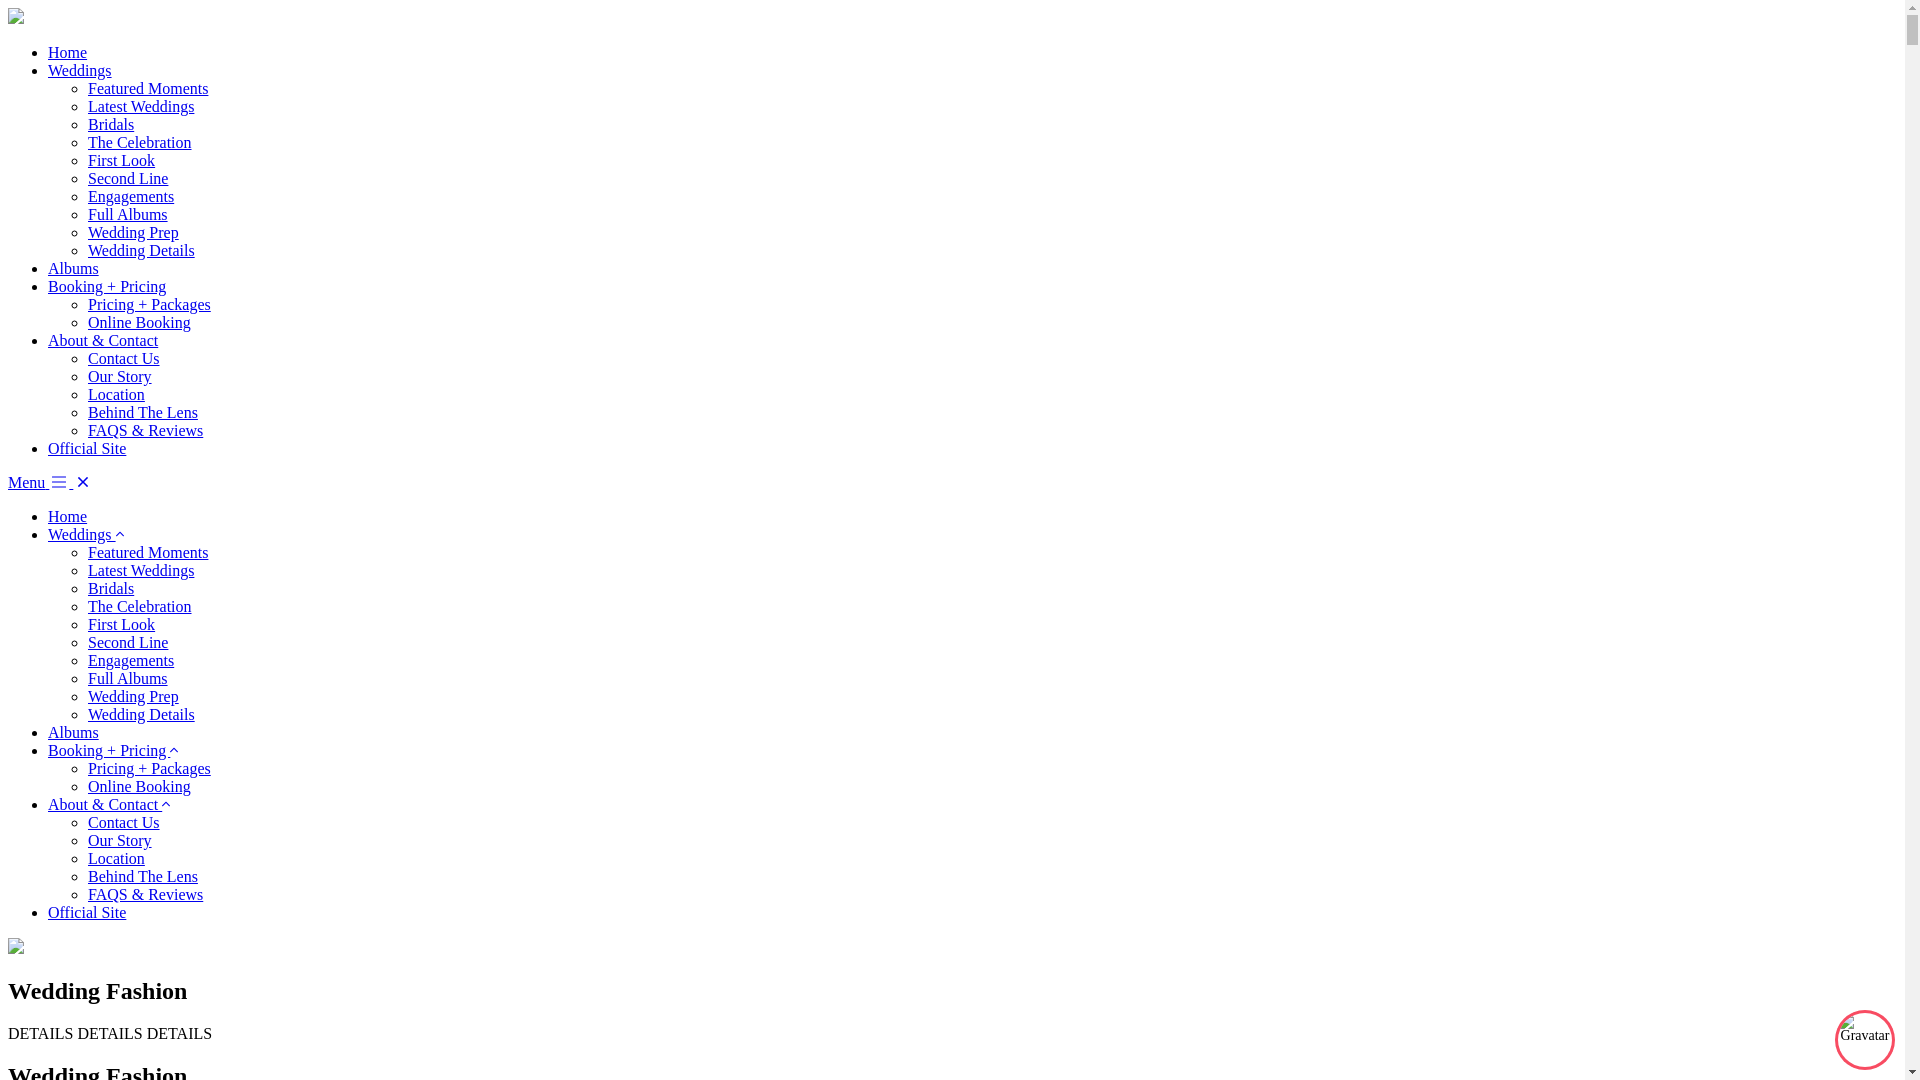 Image resolution: width=1920 pixels, height=1080 pixels. What do you see at coordinates (73, 732) in the screenshot?
I see `'Albums'` at bounding box center [73, 732].